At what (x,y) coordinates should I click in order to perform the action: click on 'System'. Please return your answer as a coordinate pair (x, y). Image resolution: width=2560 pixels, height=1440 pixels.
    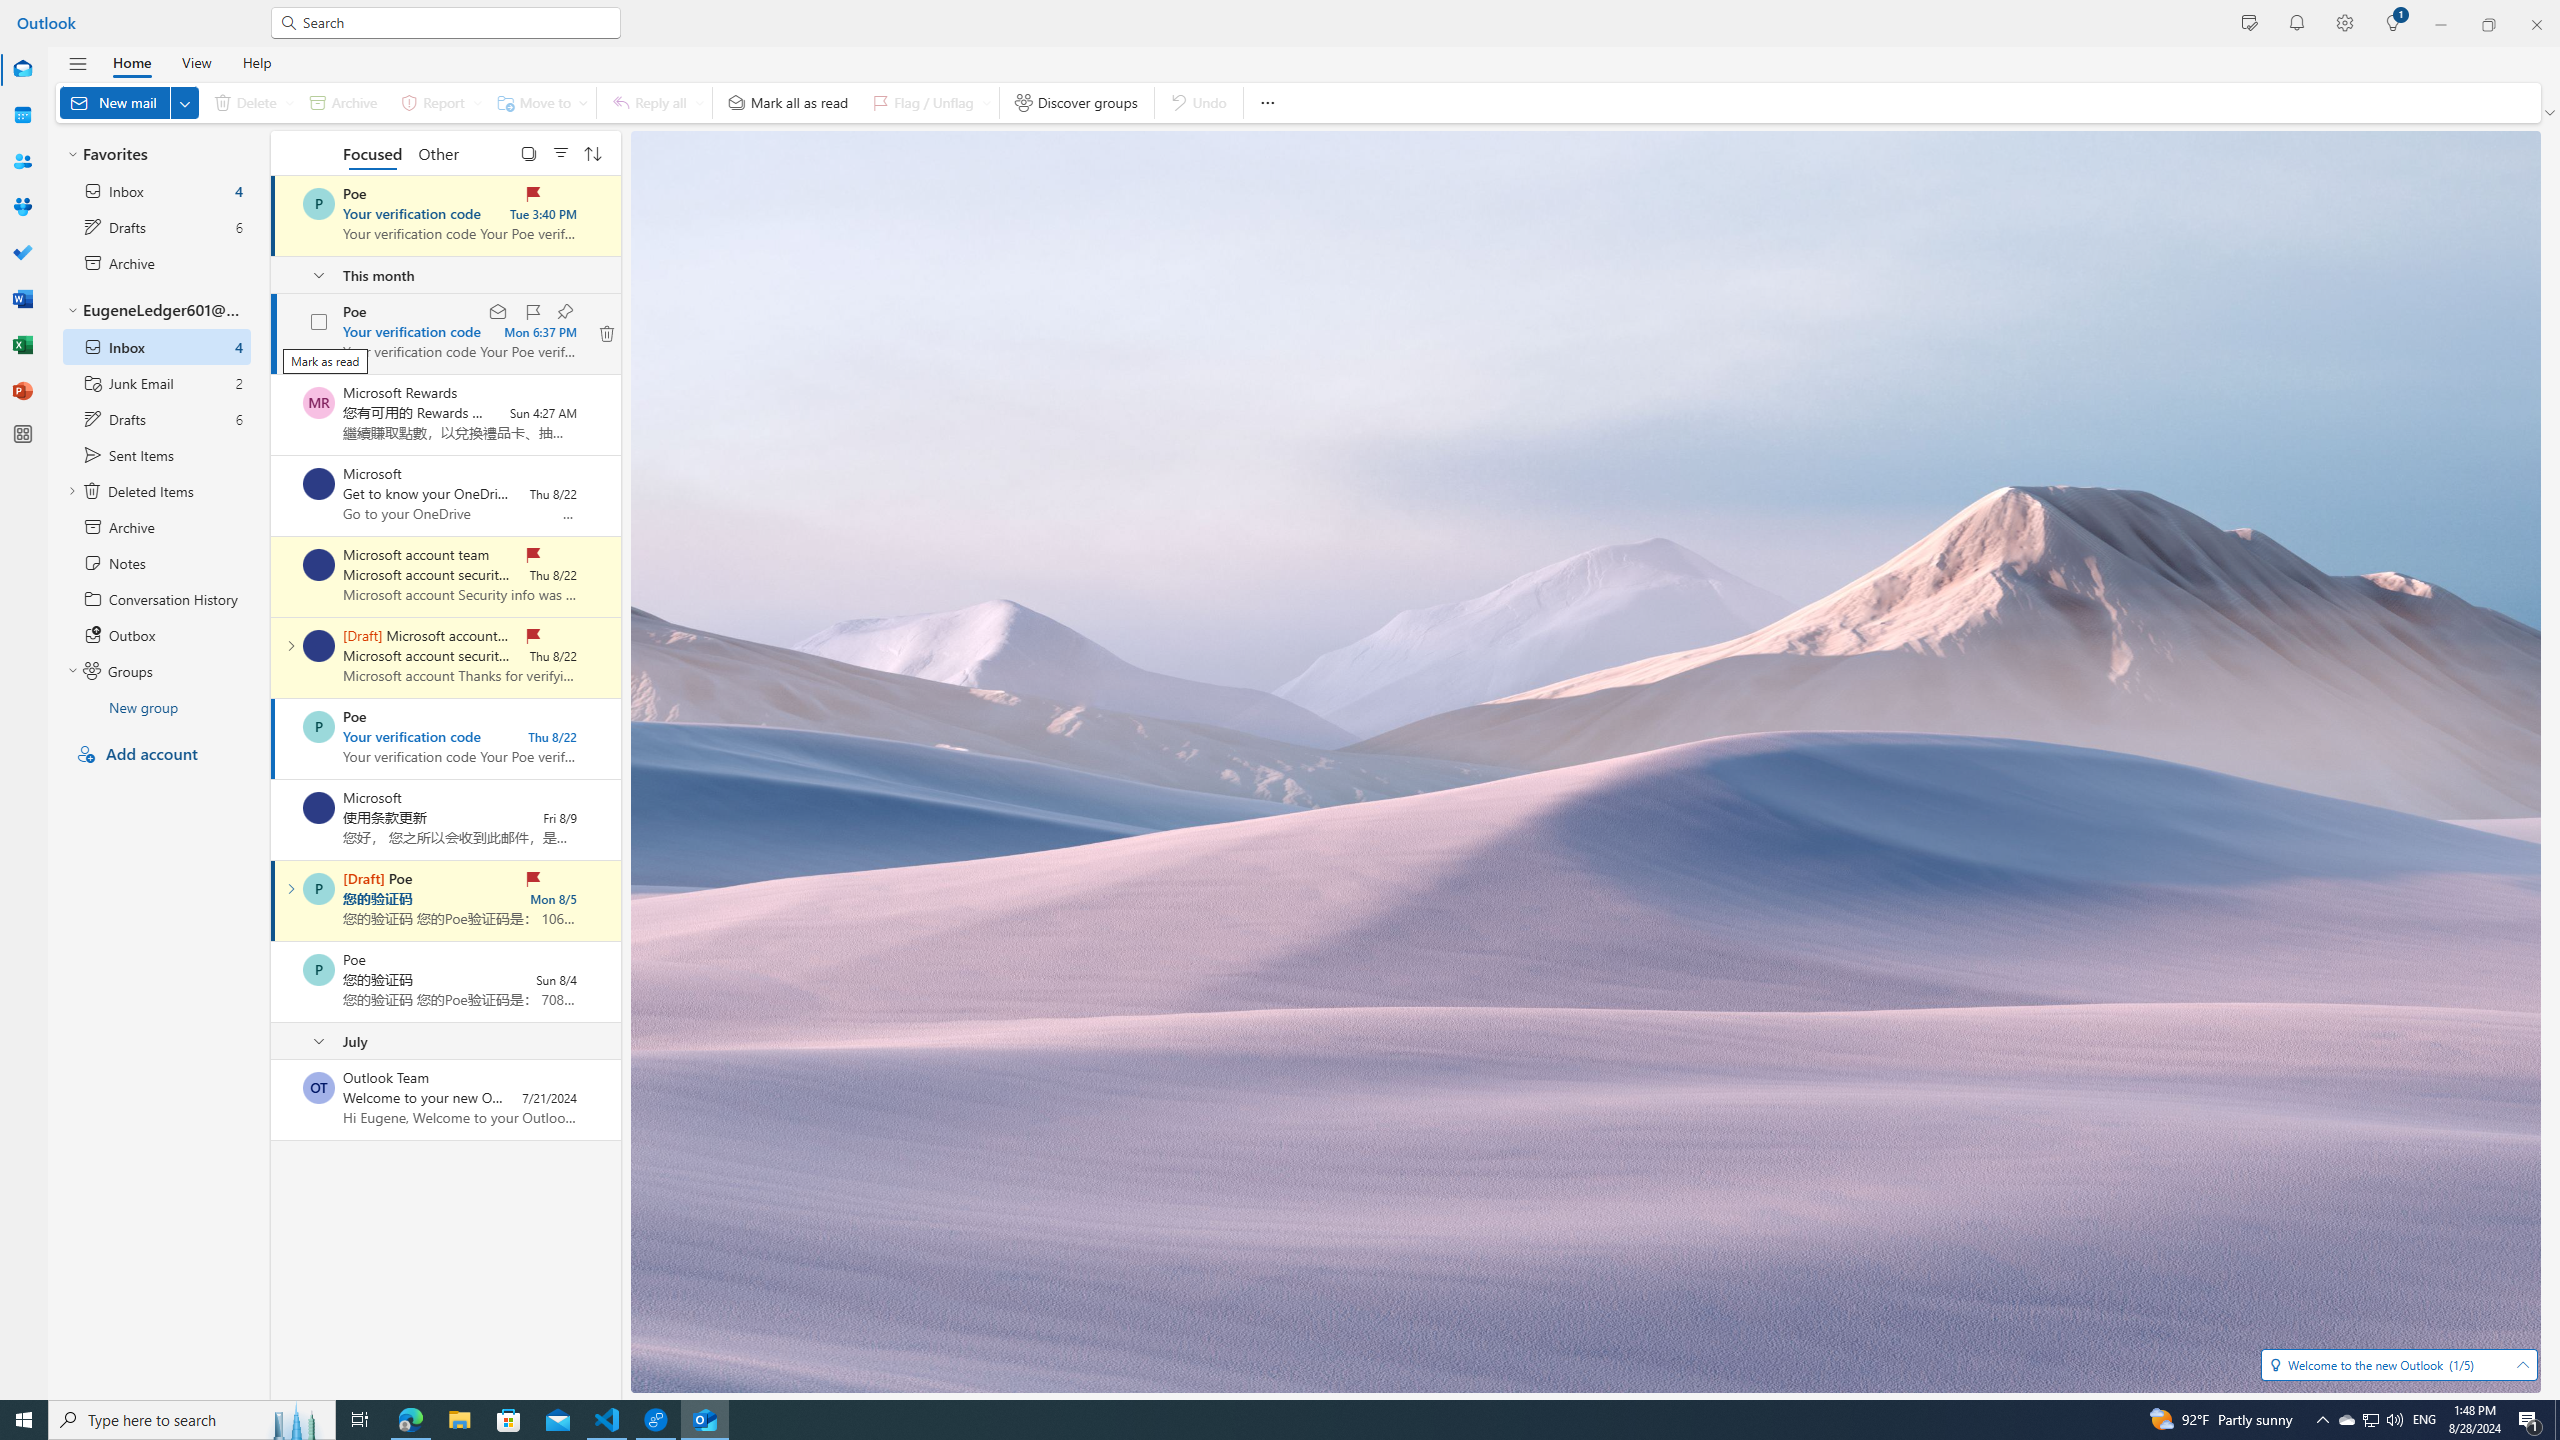
    Looking at the image, I should click on (11, 9).